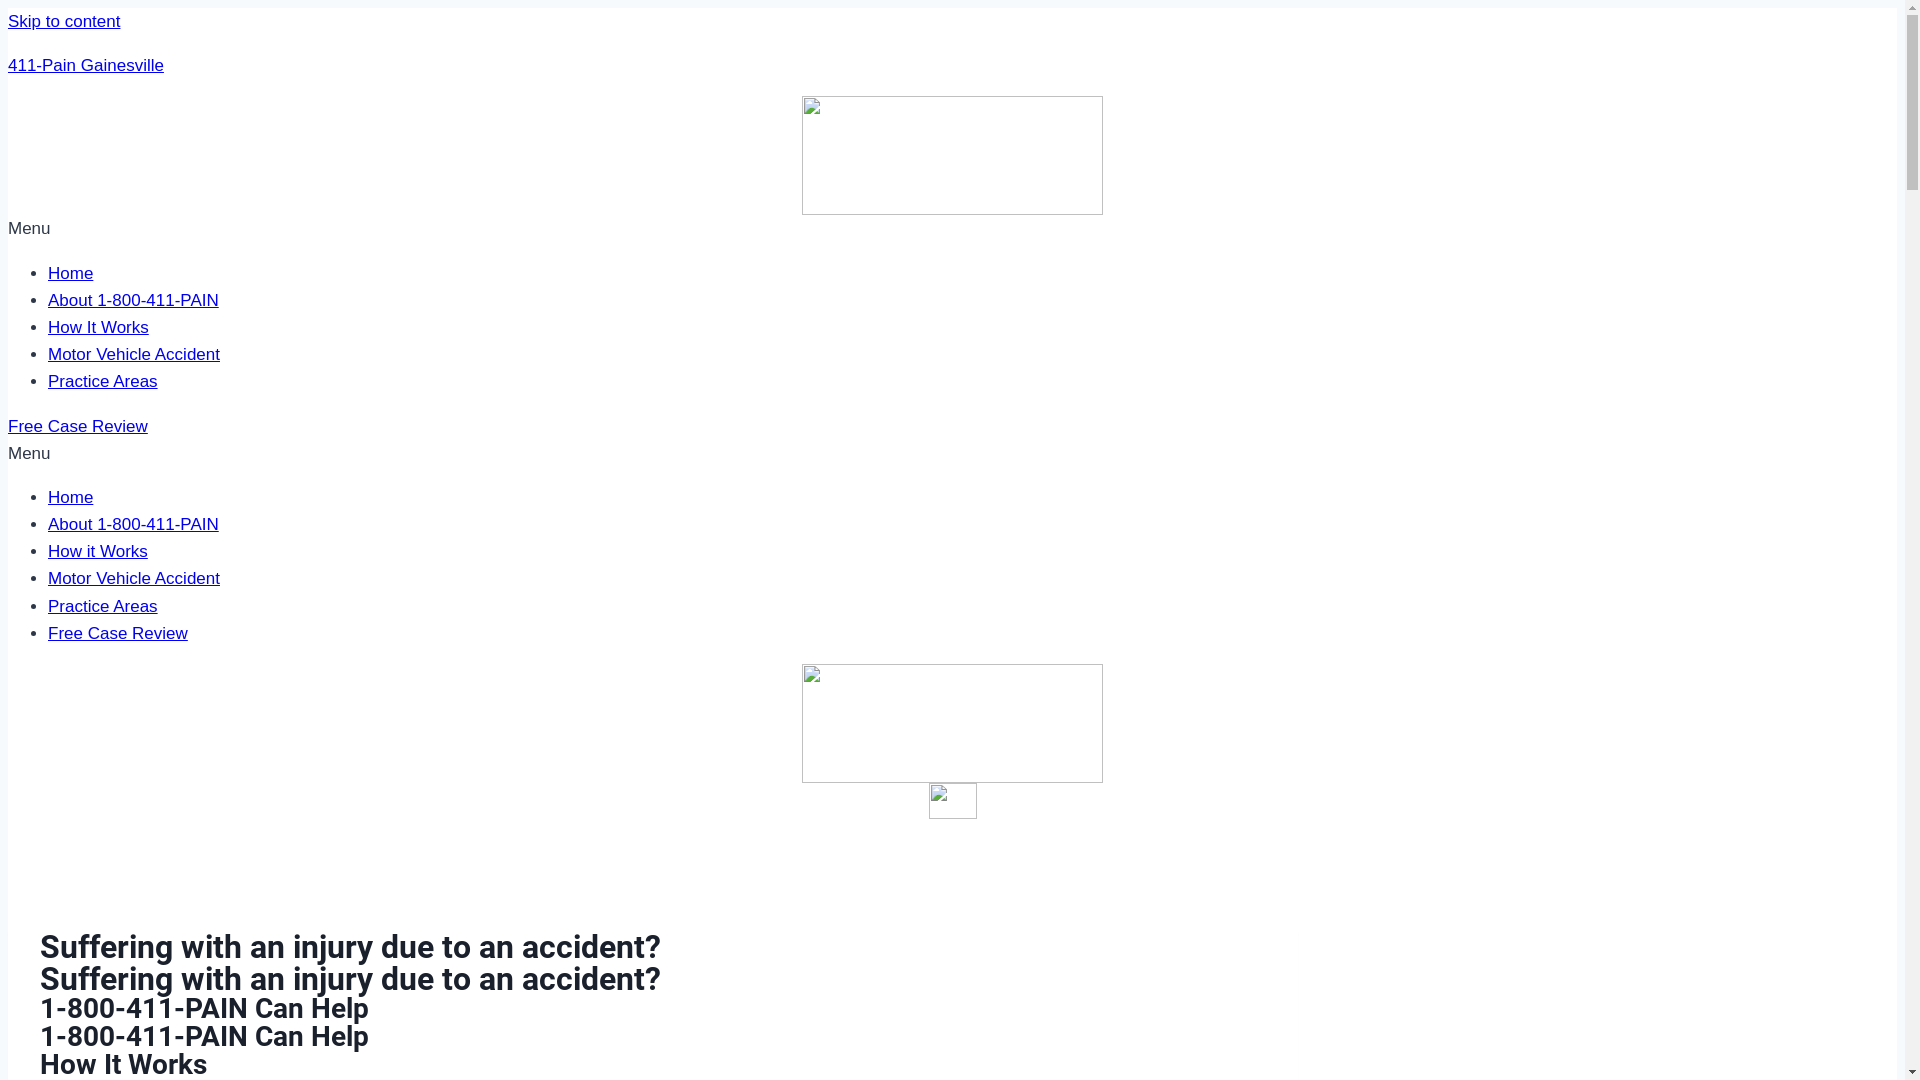  Describe the element at coordinates (70, 496) in the screenshot. I see `'Home'` at that location.